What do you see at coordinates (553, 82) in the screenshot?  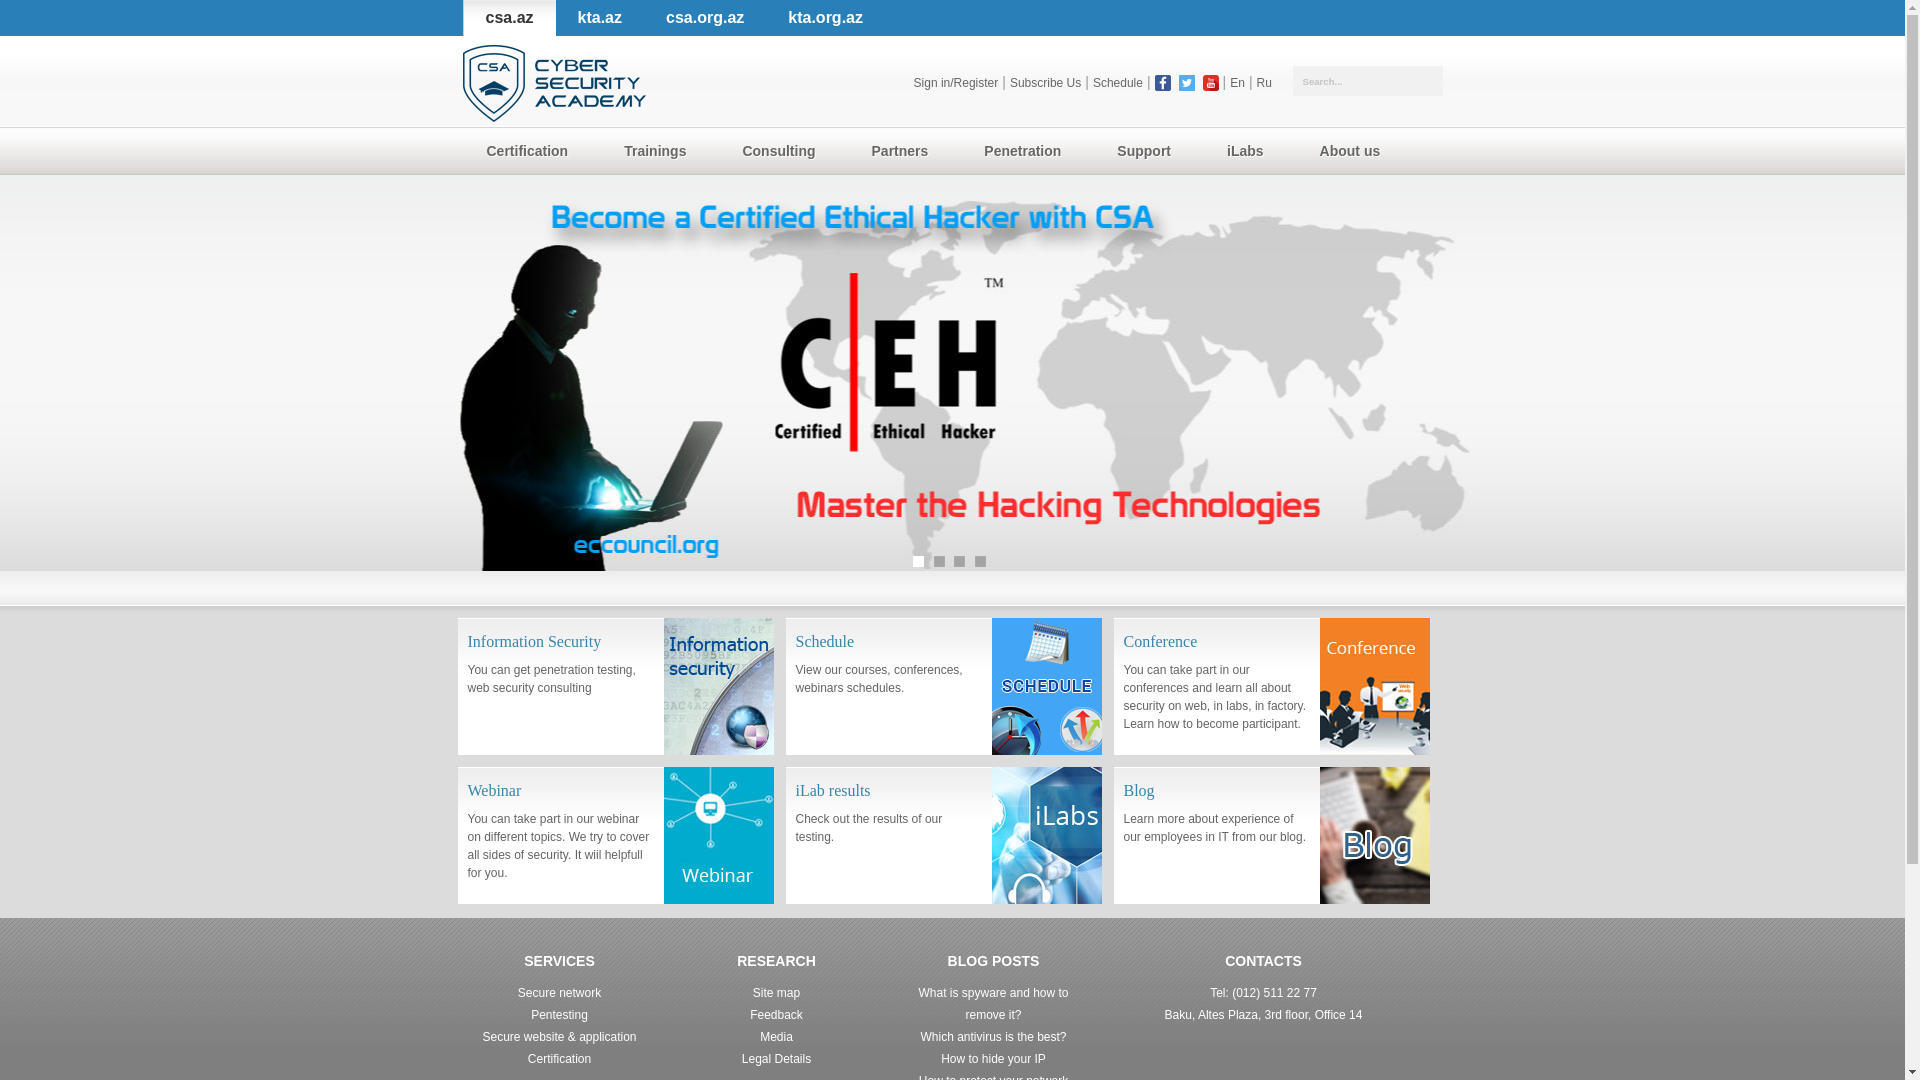 I see `'Cyber Security Academy'` at bounding box center [553, 82].